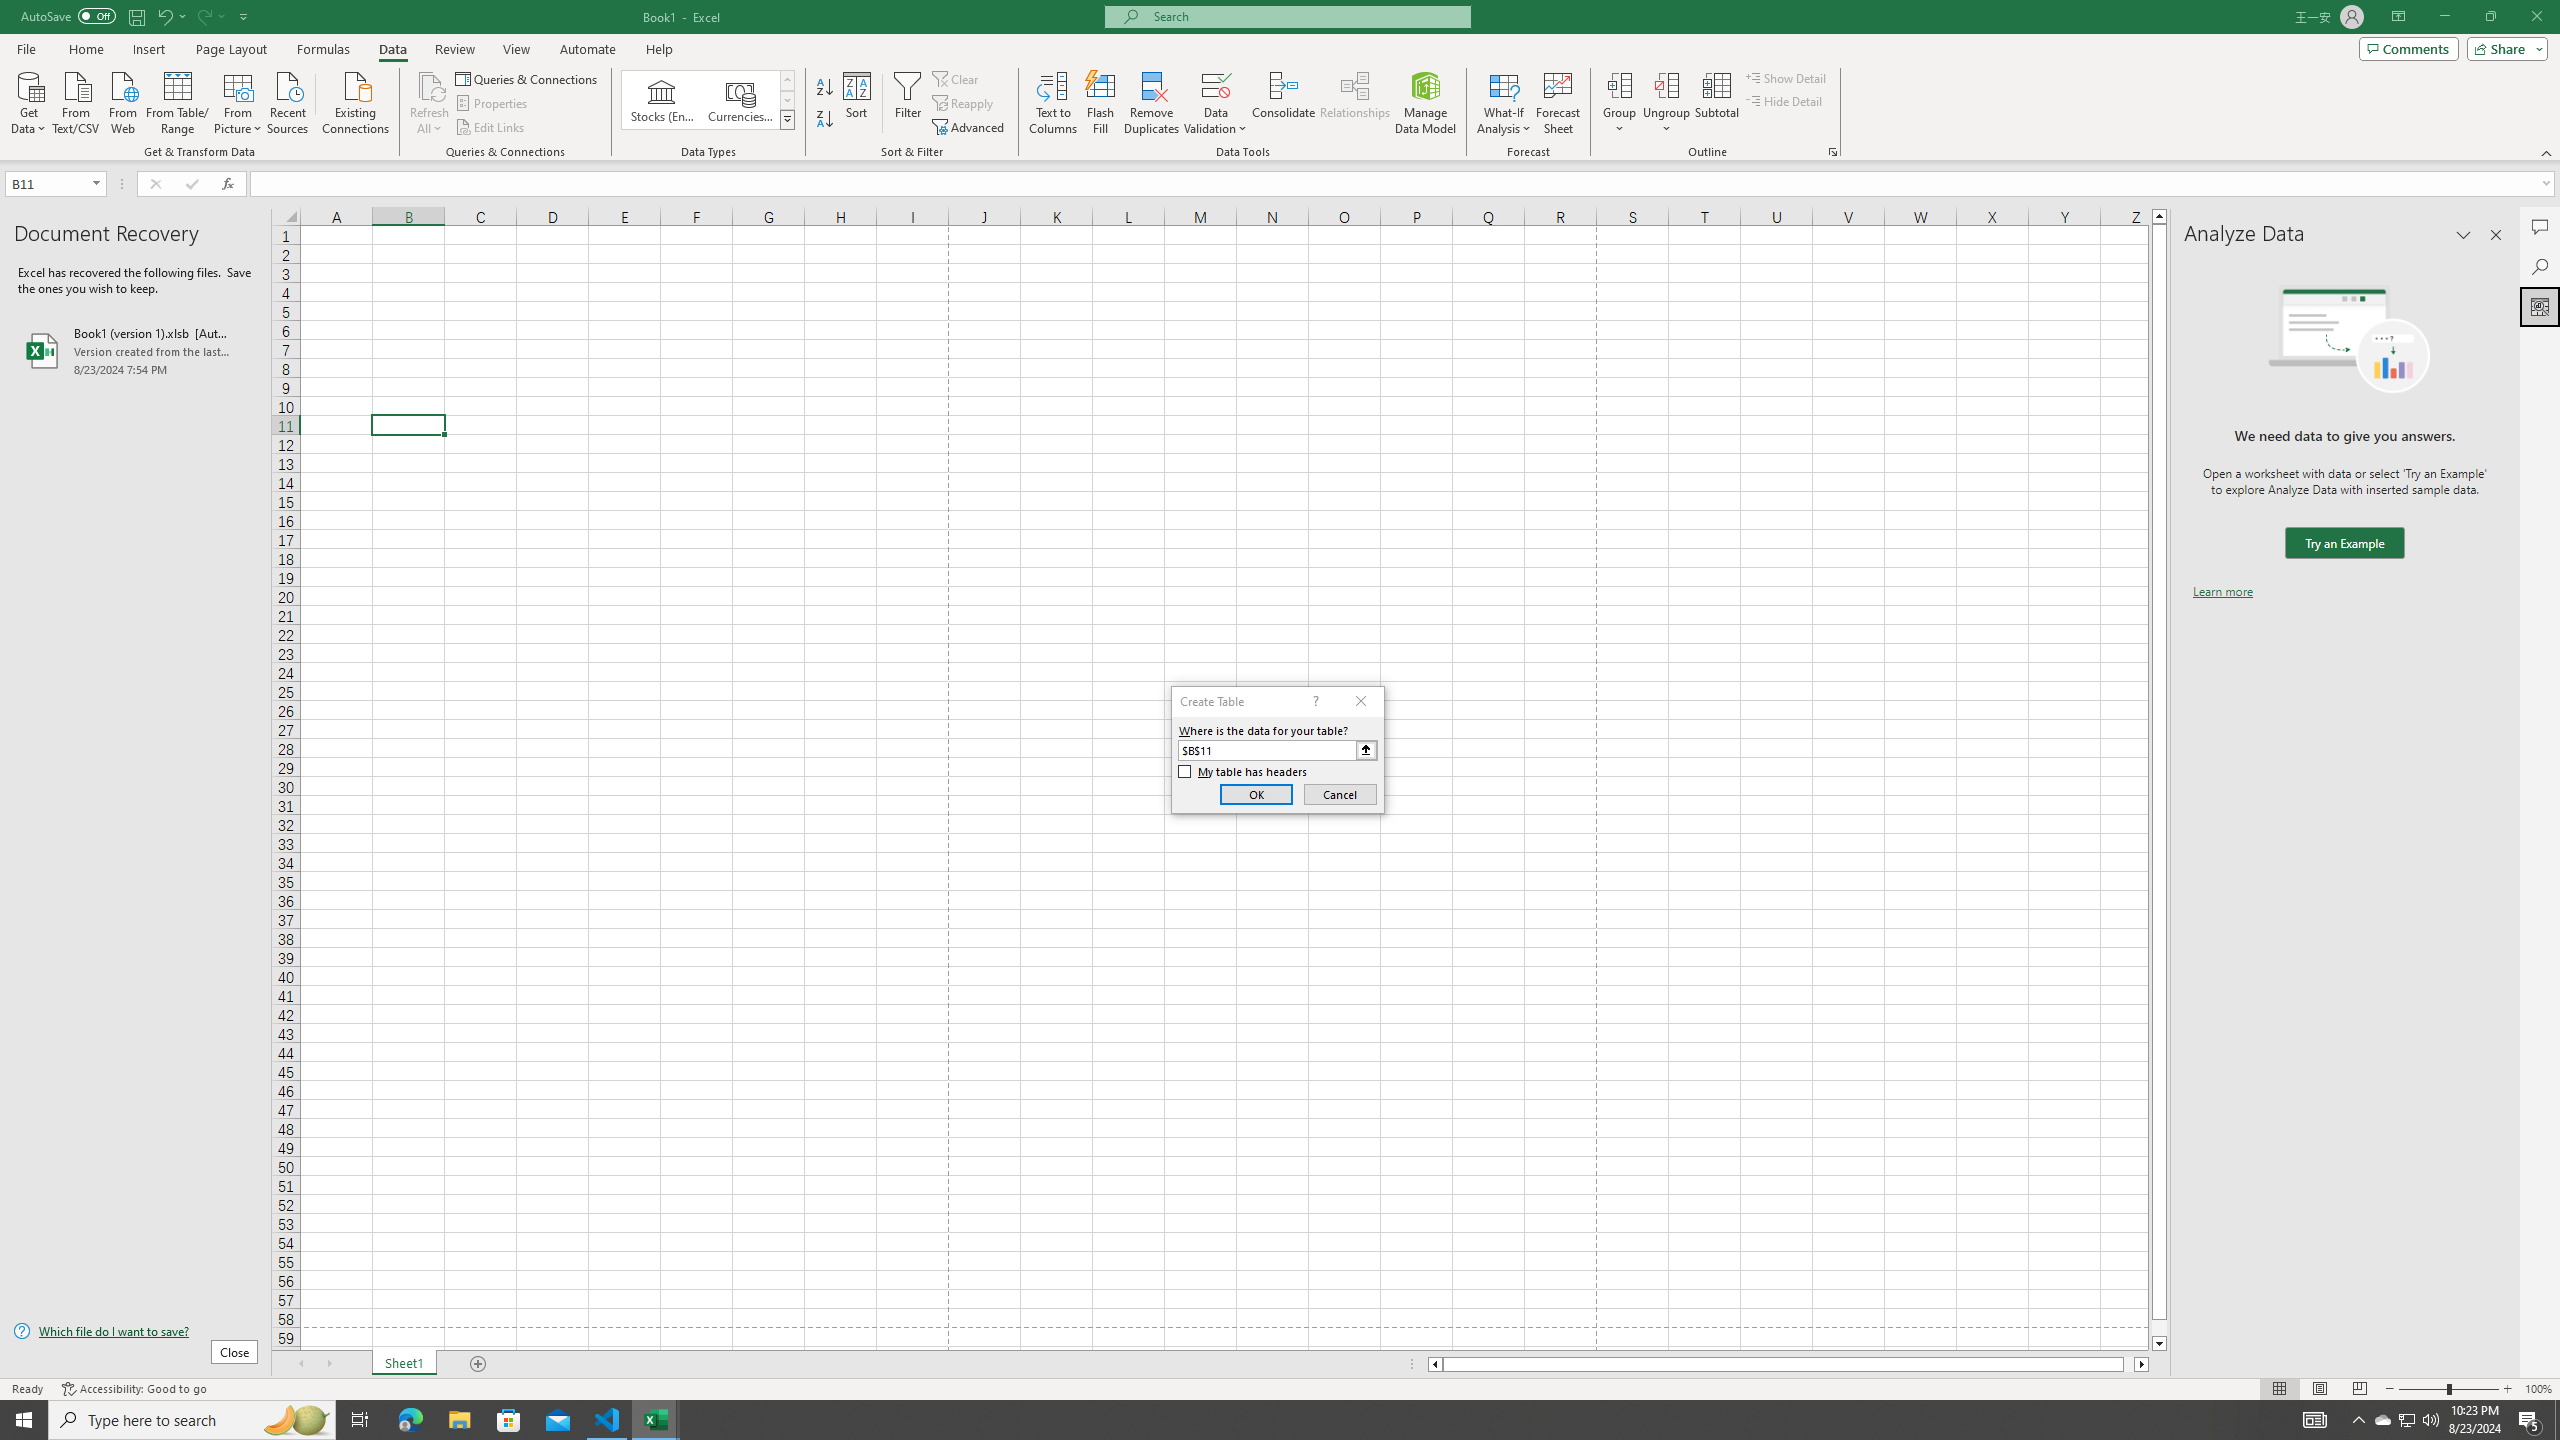 This screenshot has width=2560, height=1440. Describe the element at coordinates (527, 78) in the screenshot. I see `'Queries & Connections'` at that location.